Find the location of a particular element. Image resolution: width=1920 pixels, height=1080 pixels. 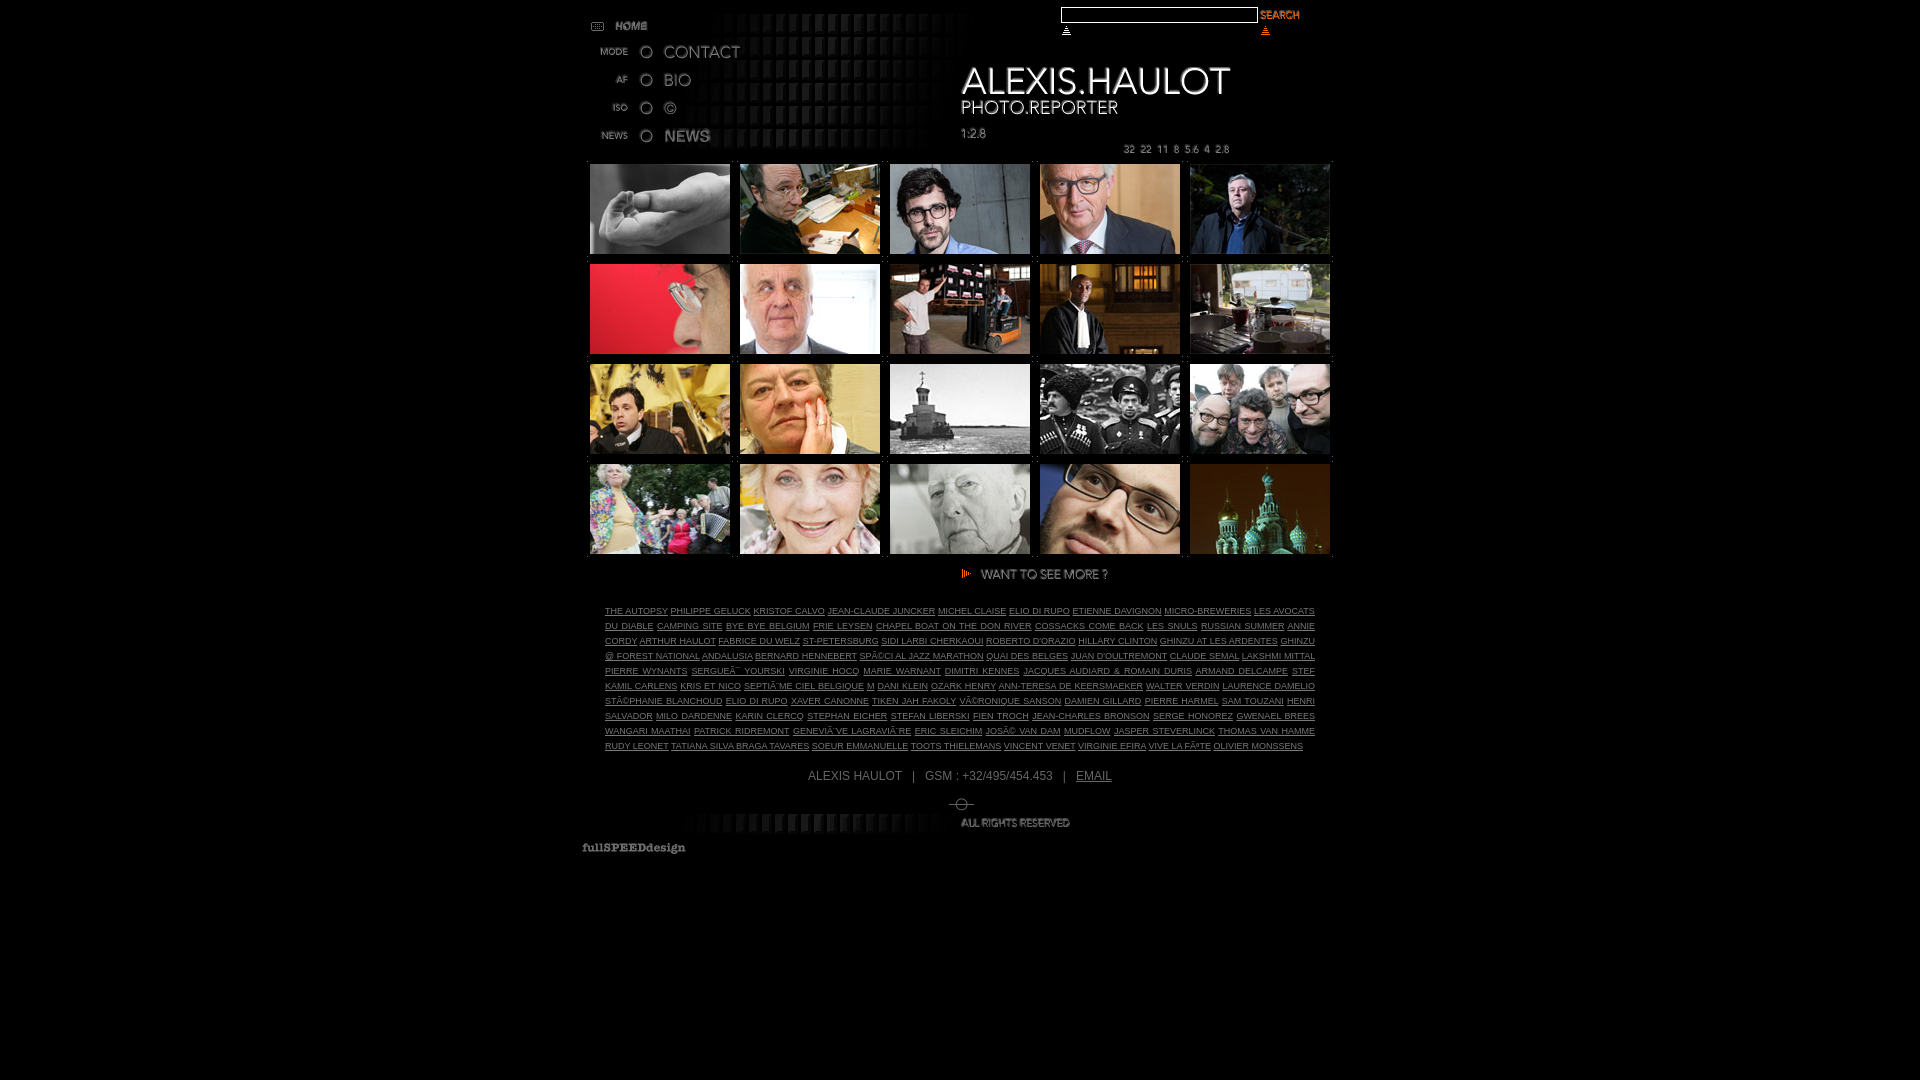

'VIRGINIE HOCQ' is located at coordinates (824, 671).